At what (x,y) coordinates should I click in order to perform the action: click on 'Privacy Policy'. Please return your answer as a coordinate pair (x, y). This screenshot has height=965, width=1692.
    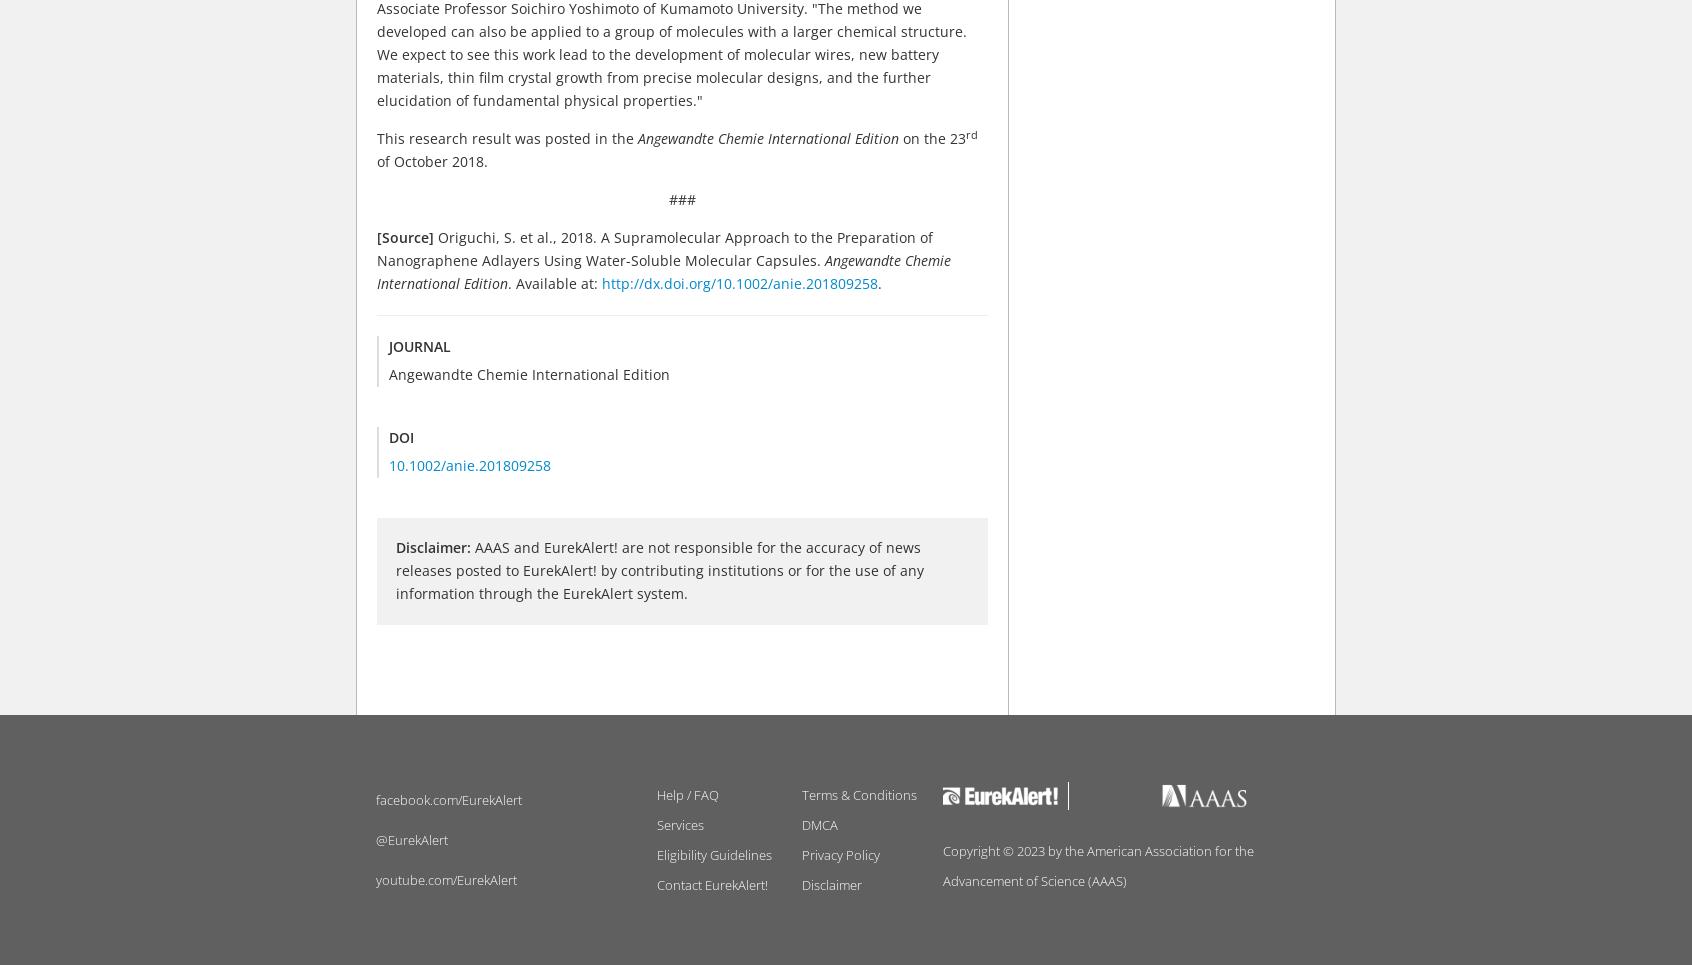
    Looking at the image, I should click on (840, 853).